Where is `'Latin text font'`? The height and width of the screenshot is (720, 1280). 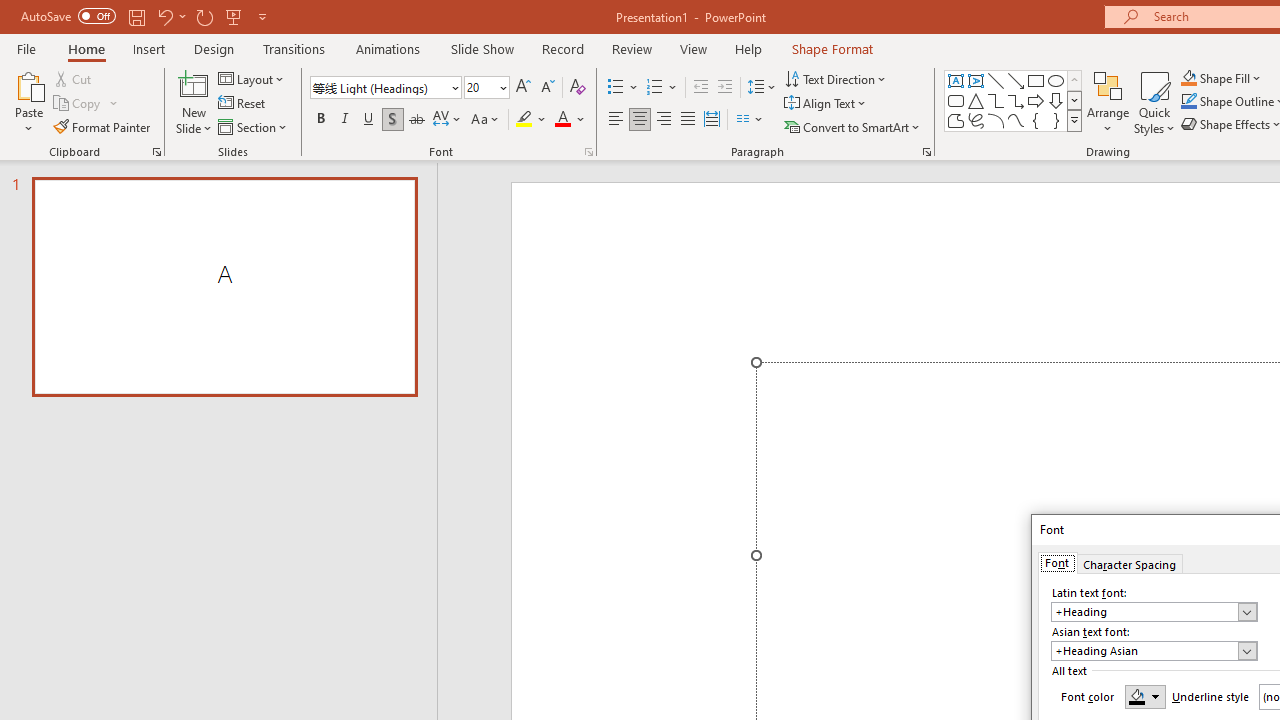 'Latin text font' is located at coordinates (1154, 611).